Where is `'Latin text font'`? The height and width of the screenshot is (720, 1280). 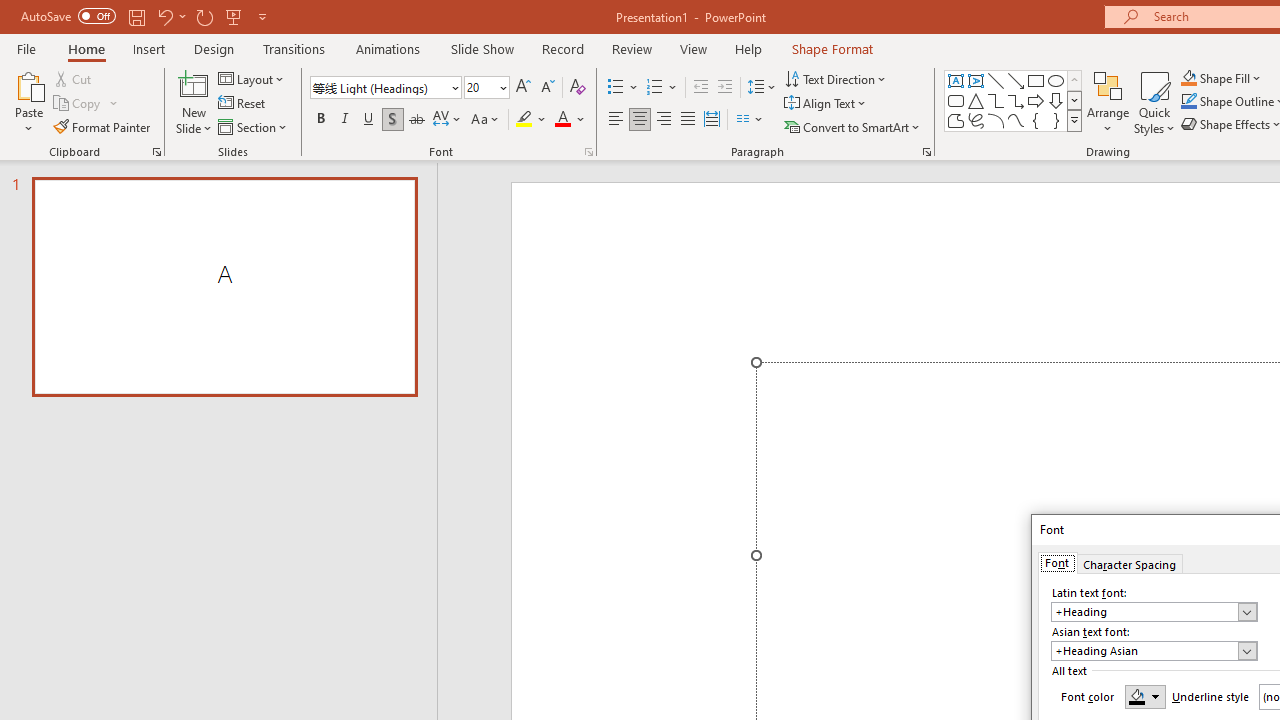 'Latin text font' is located at coordinates (1154, 611).